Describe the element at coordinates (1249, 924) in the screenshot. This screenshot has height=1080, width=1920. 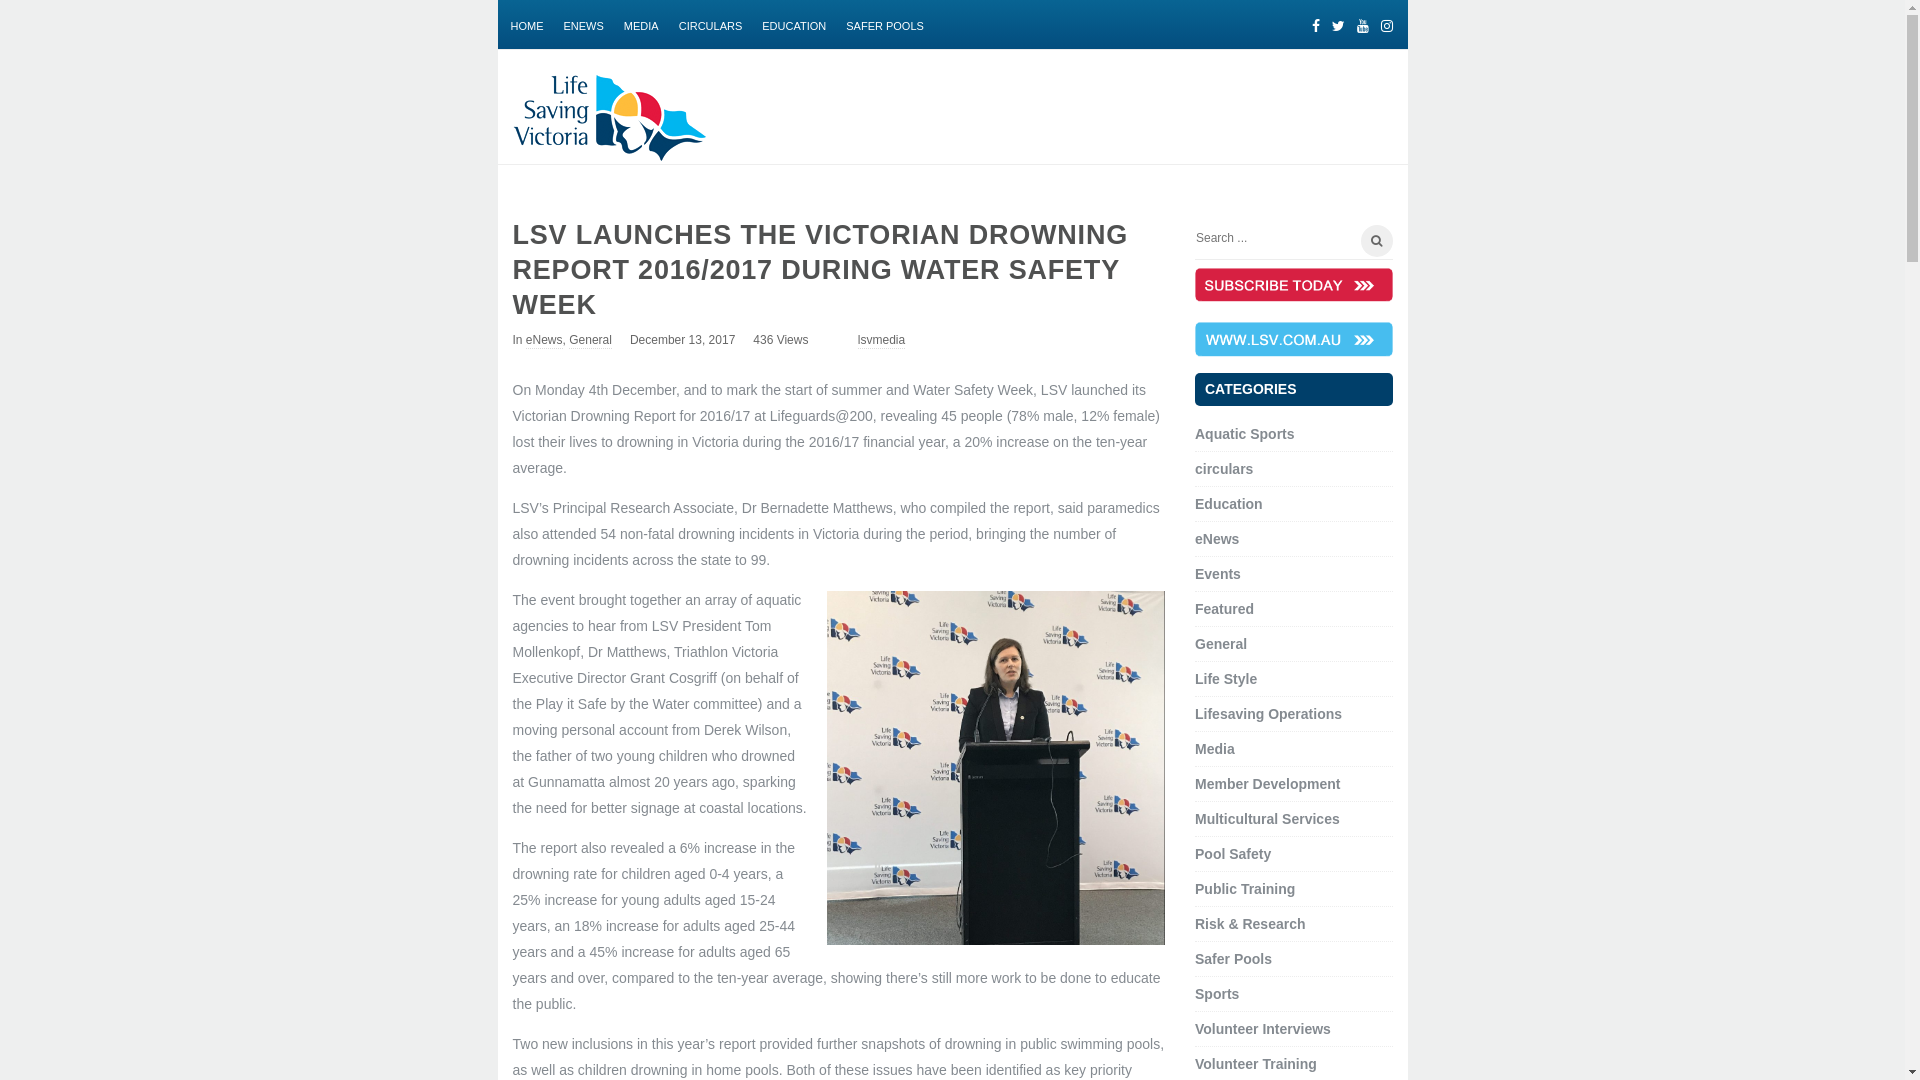
I see `'Risk & Research'` at that location.